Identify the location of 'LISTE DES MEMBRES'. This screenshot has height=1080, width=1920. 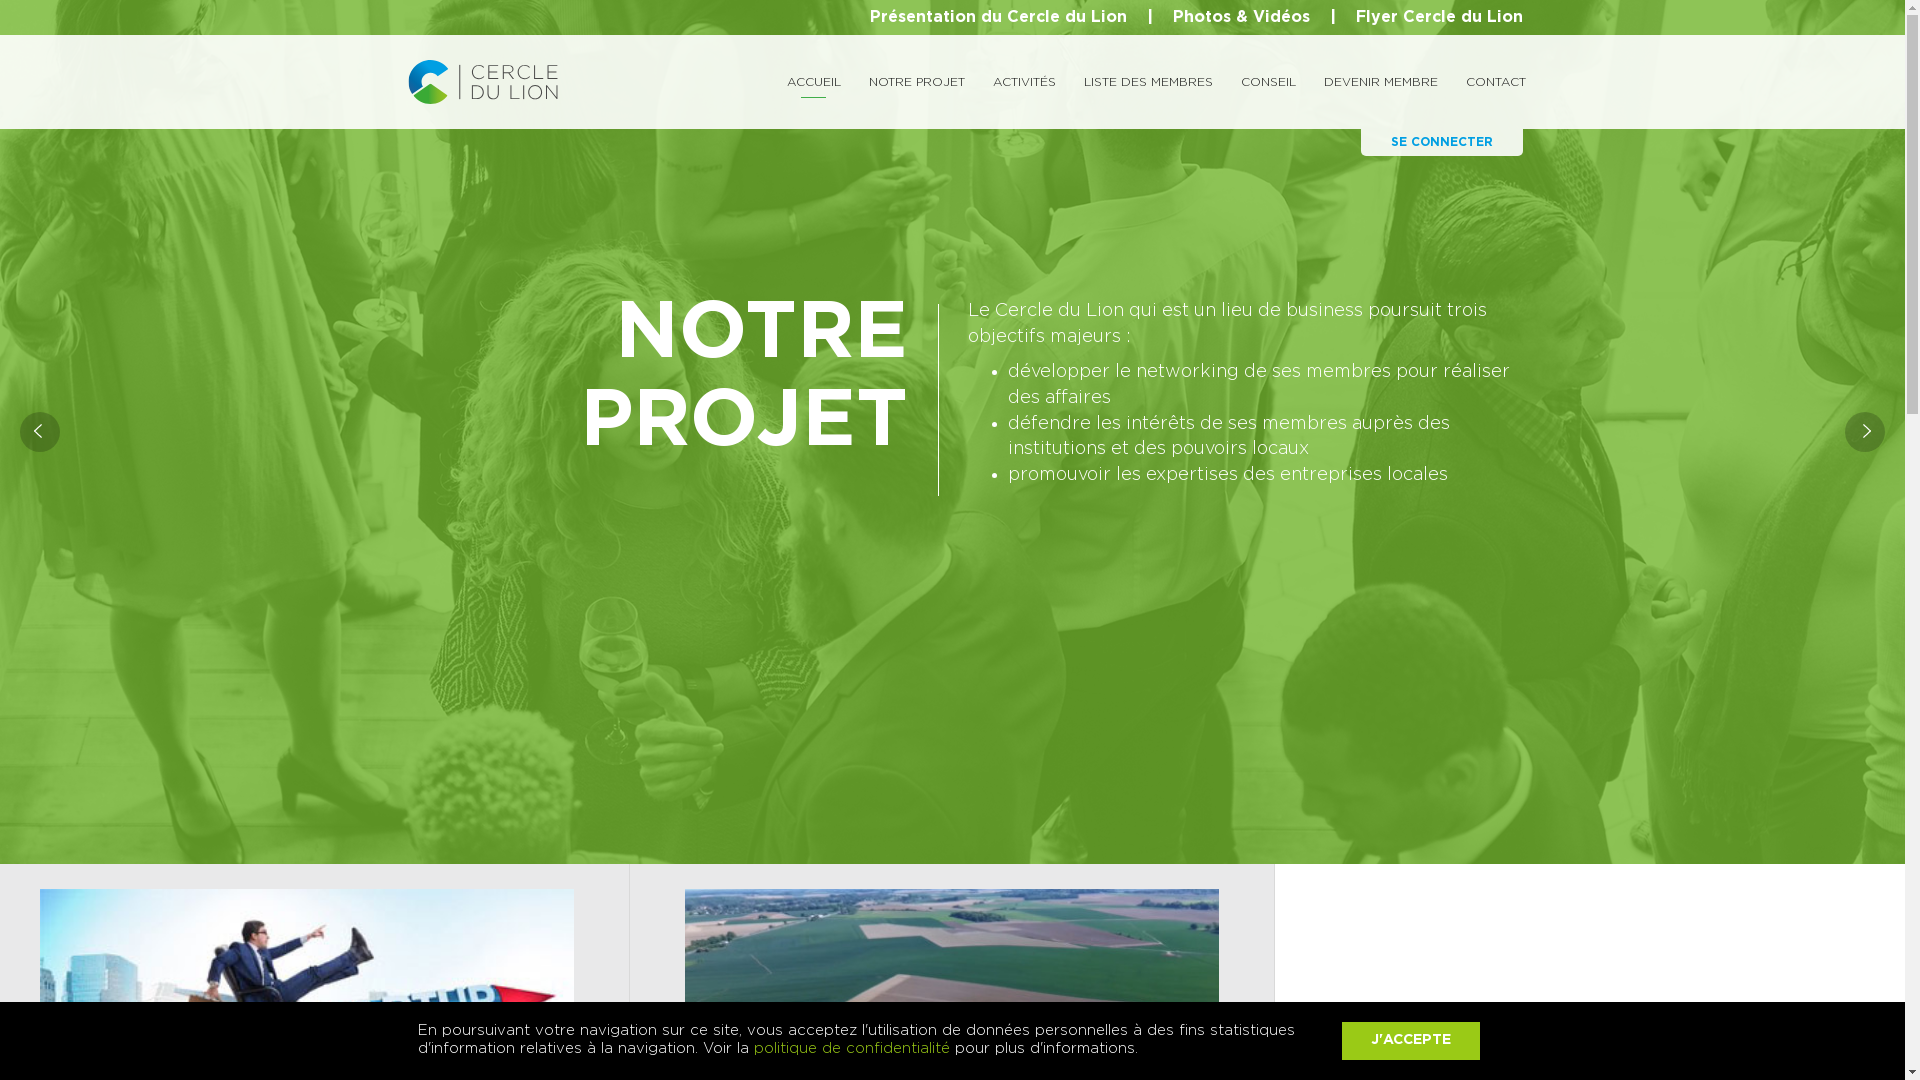
(1148, 80).